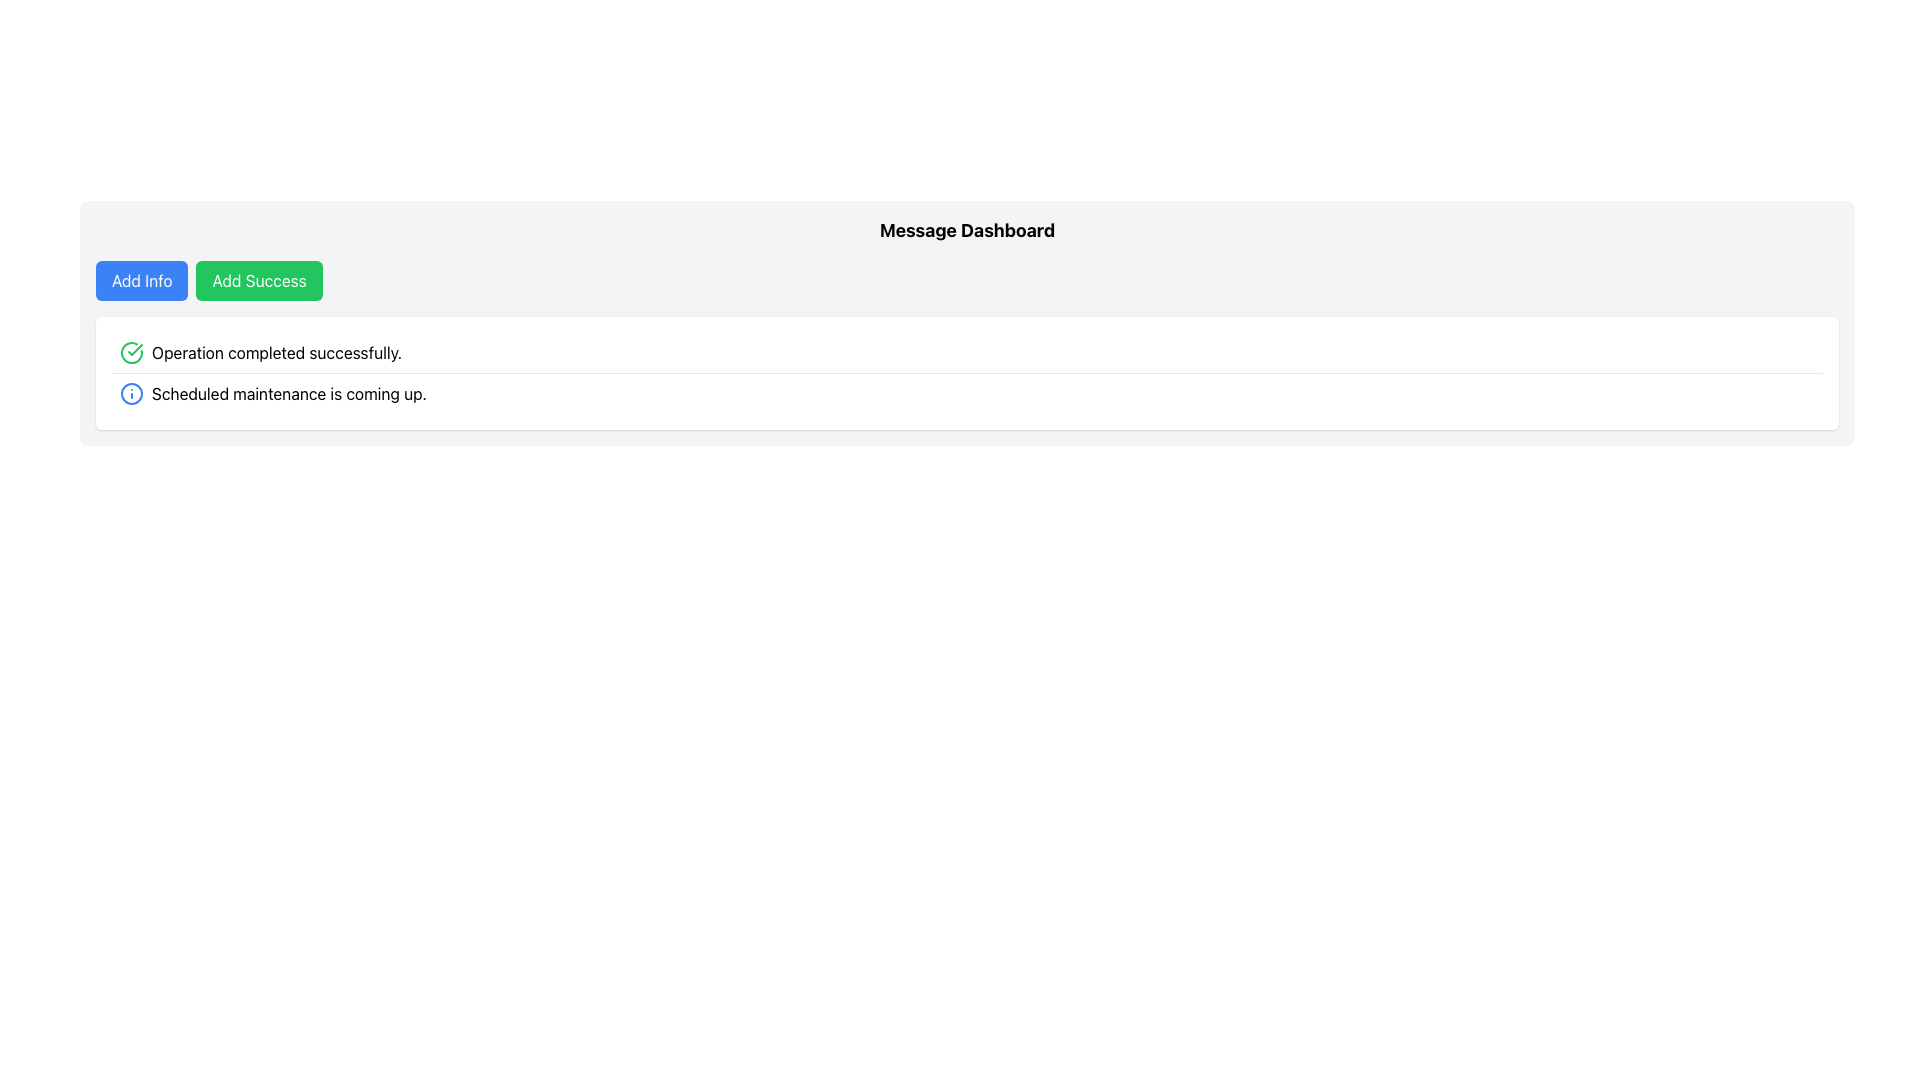 The height and width of the screenshot is (1080, 1920). I want to click on the checkmark icon that indicates successful completion of the operation, located to the left of the text 'Operation completed successfully.', so click(134, 349).